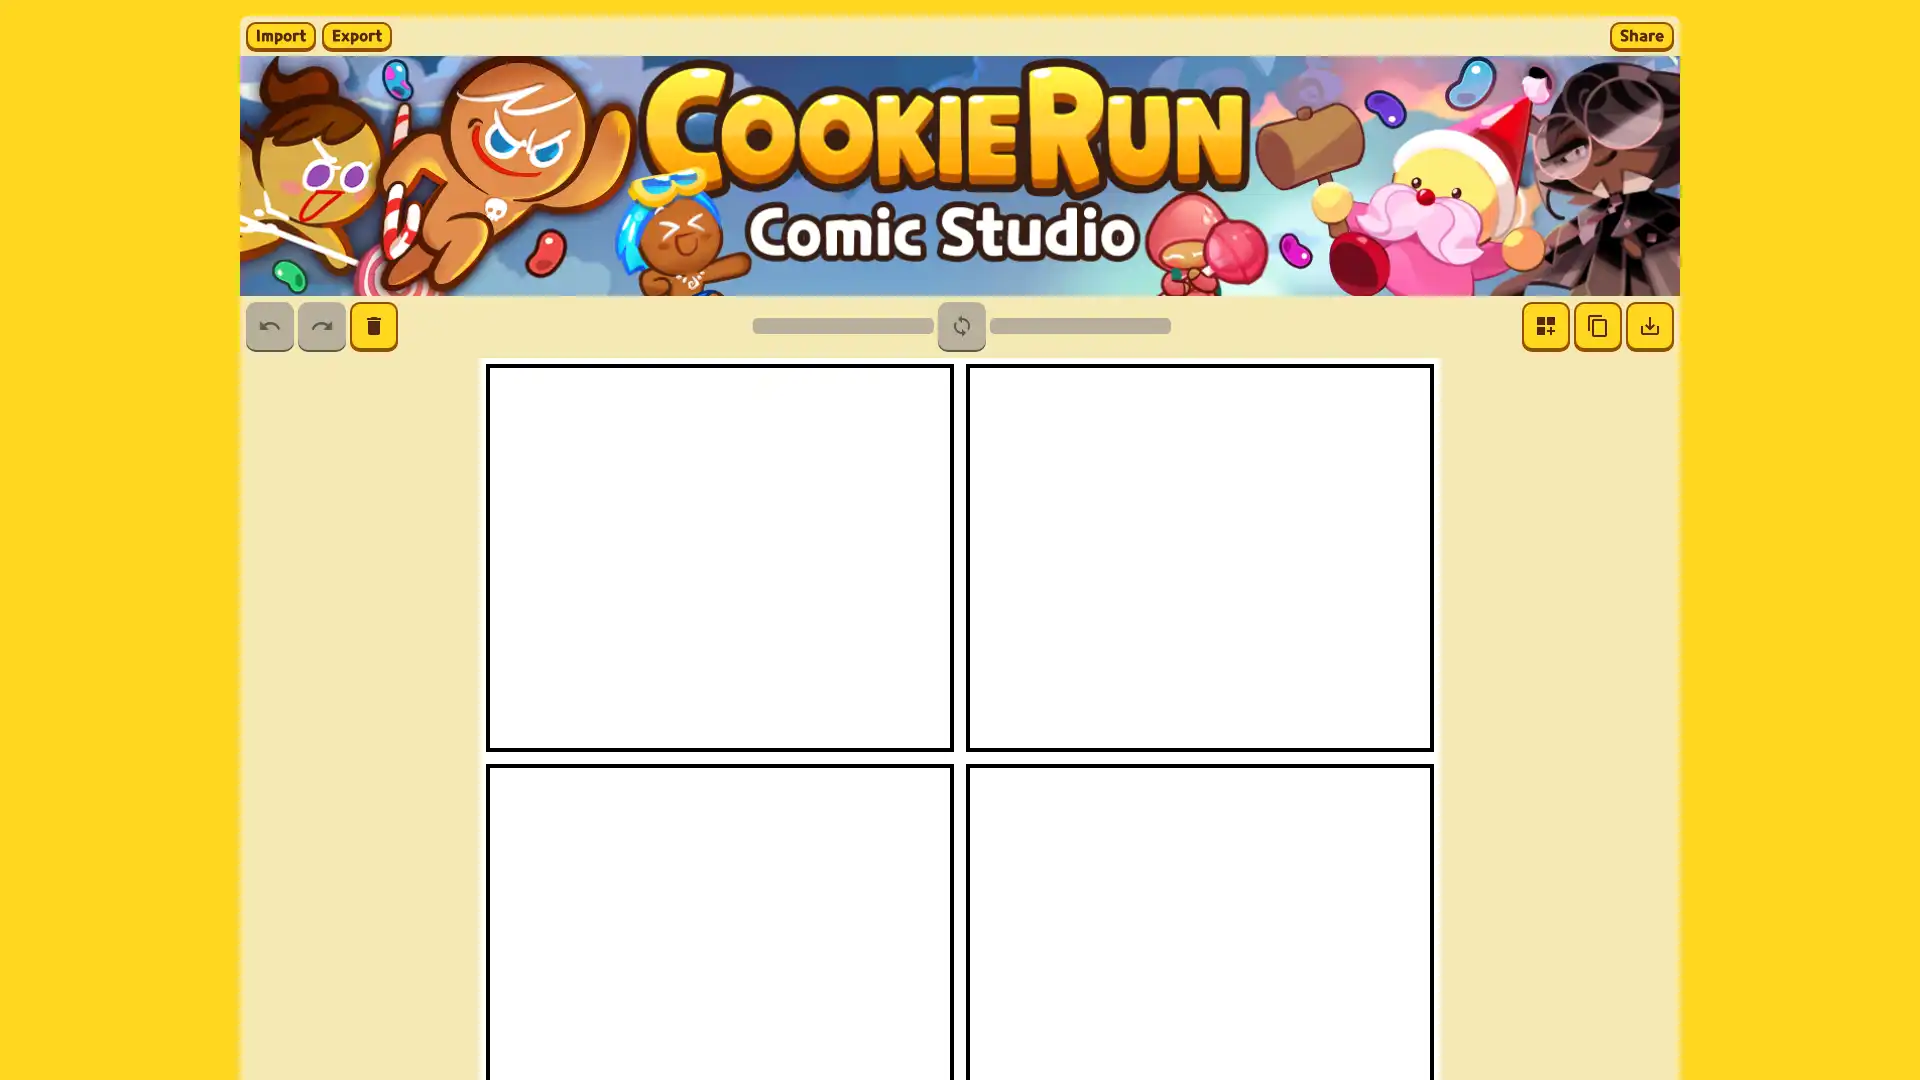 The image size is (1920, 1080). What do you see at coordinates (321, 325) in the screenshot?
I see `redo` at bounding box center [321, 325].